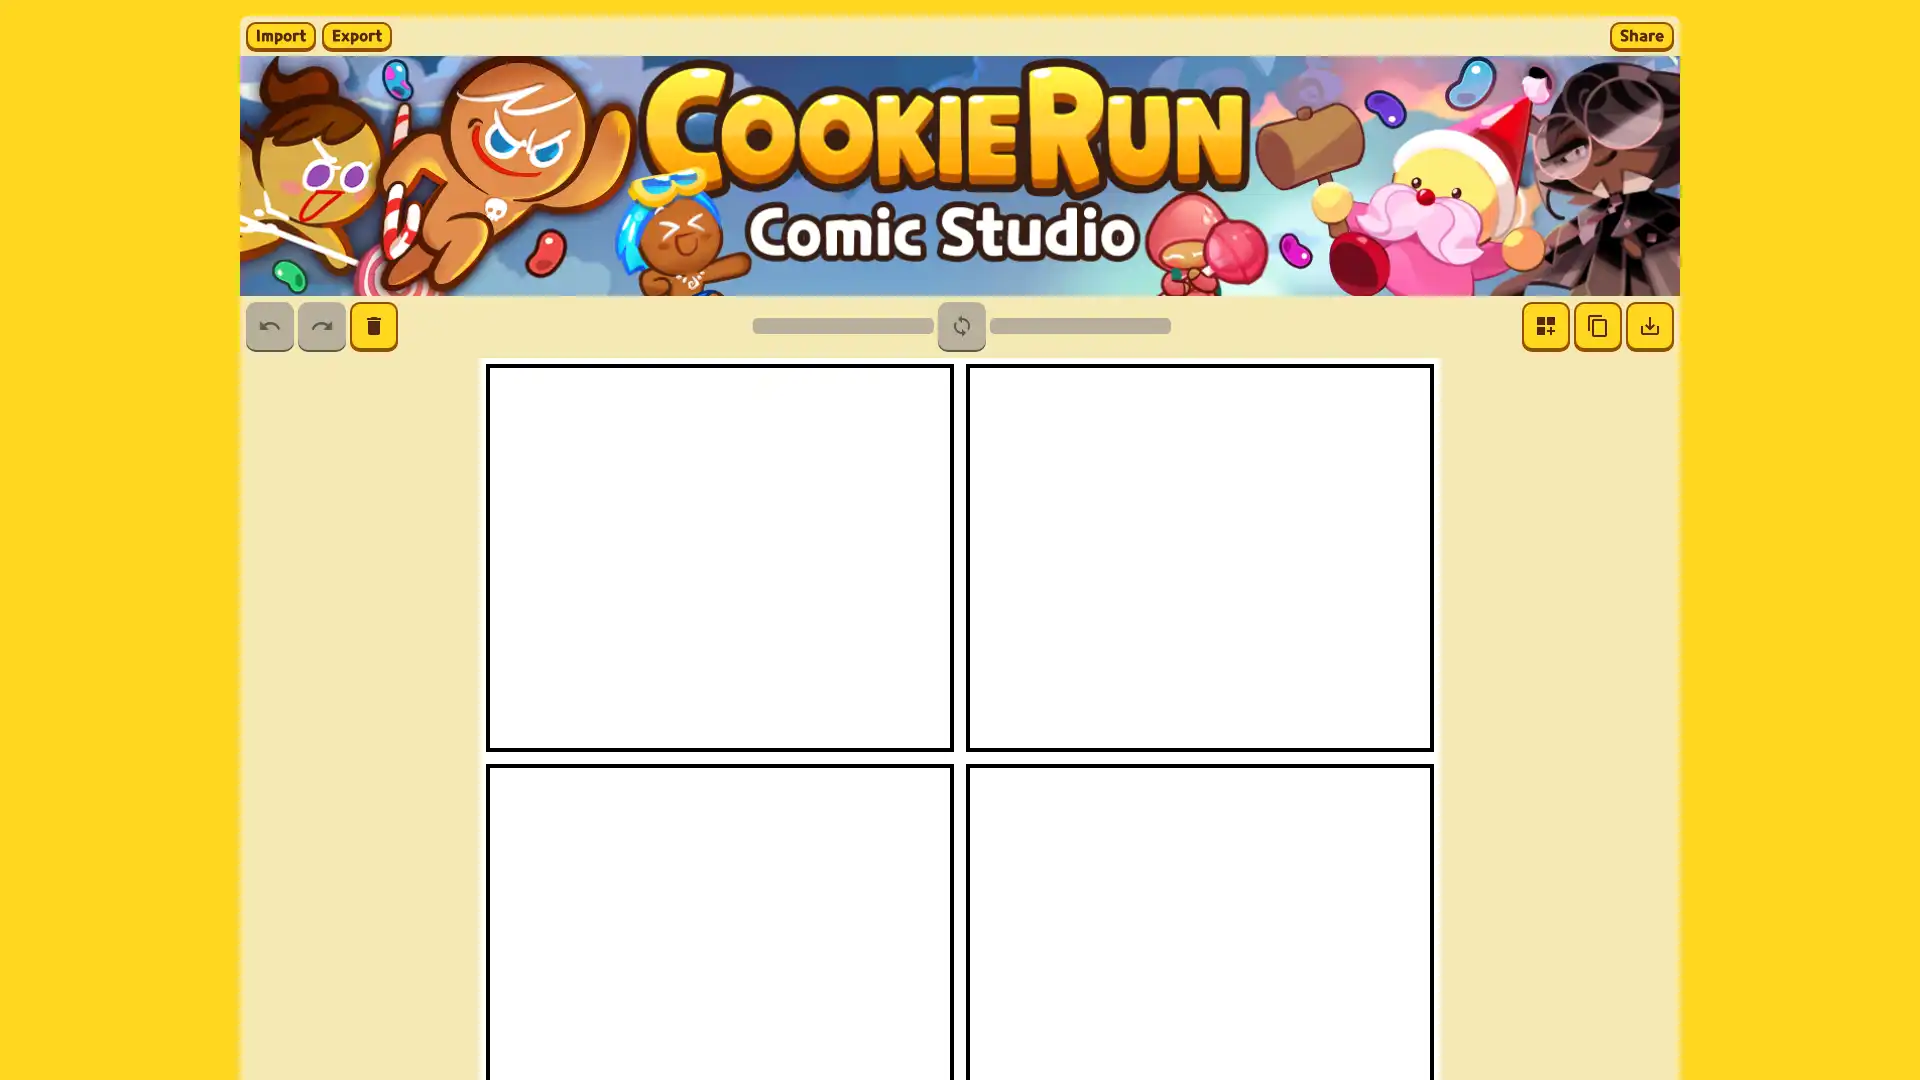 The image size is (1920, 1080). What do you see at coordinates (321, 325) in the screenshot?
I see `redo` at bounding box center [321, 325].